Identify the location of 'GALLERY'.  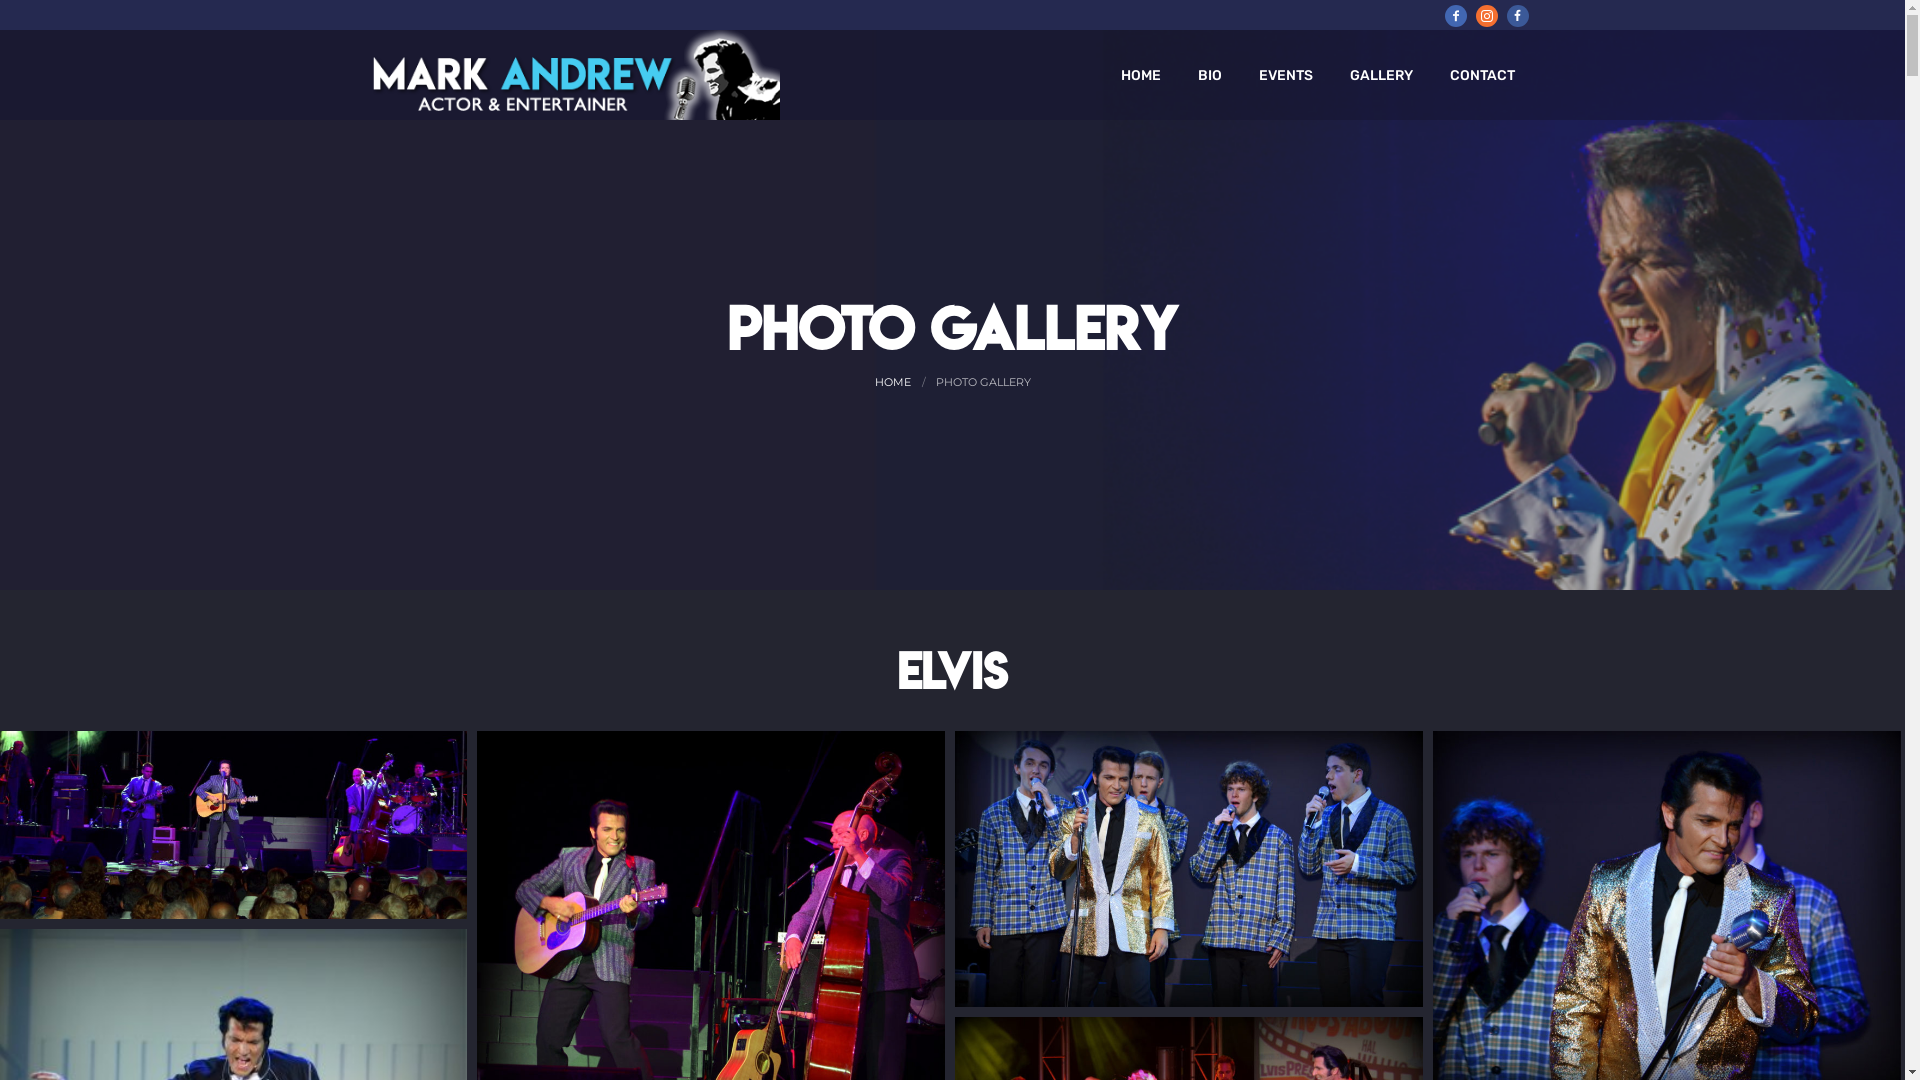
(1380, 73).